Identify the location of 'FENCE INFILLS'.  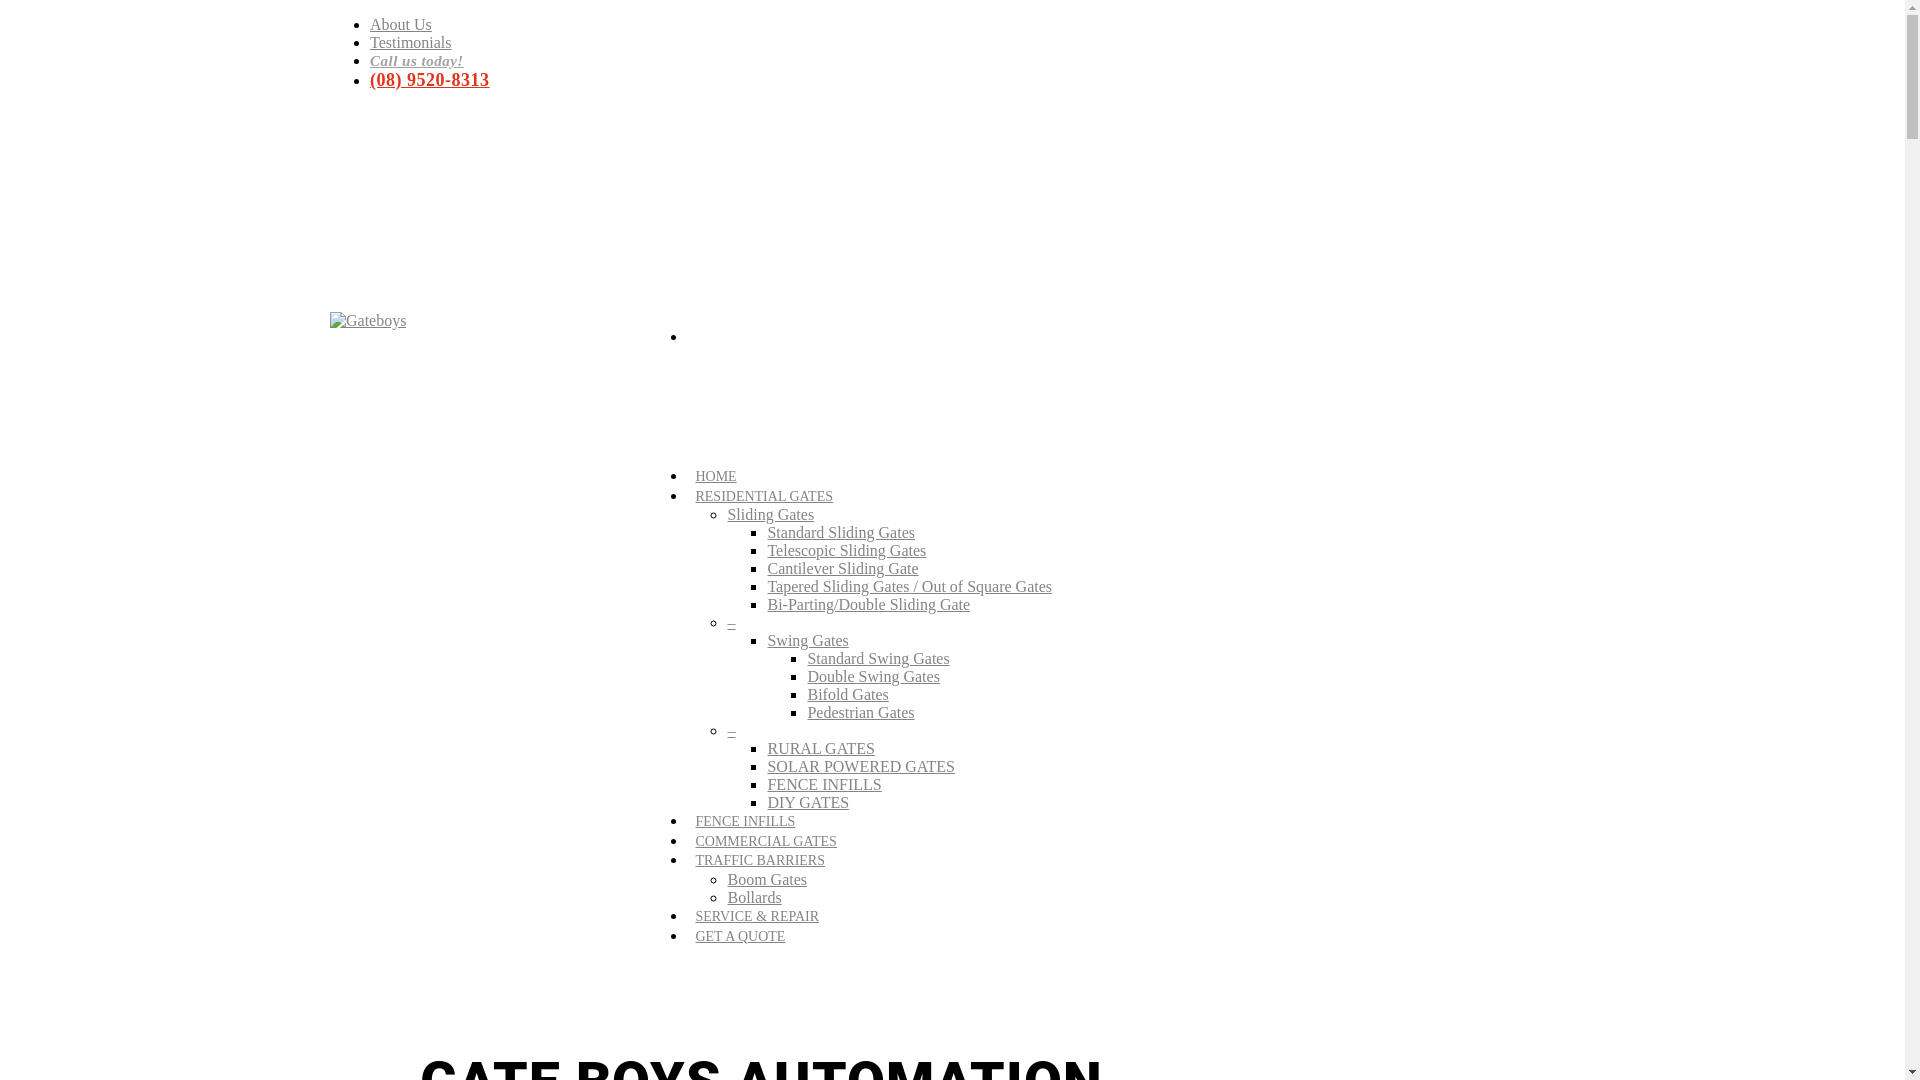
(695, 826).